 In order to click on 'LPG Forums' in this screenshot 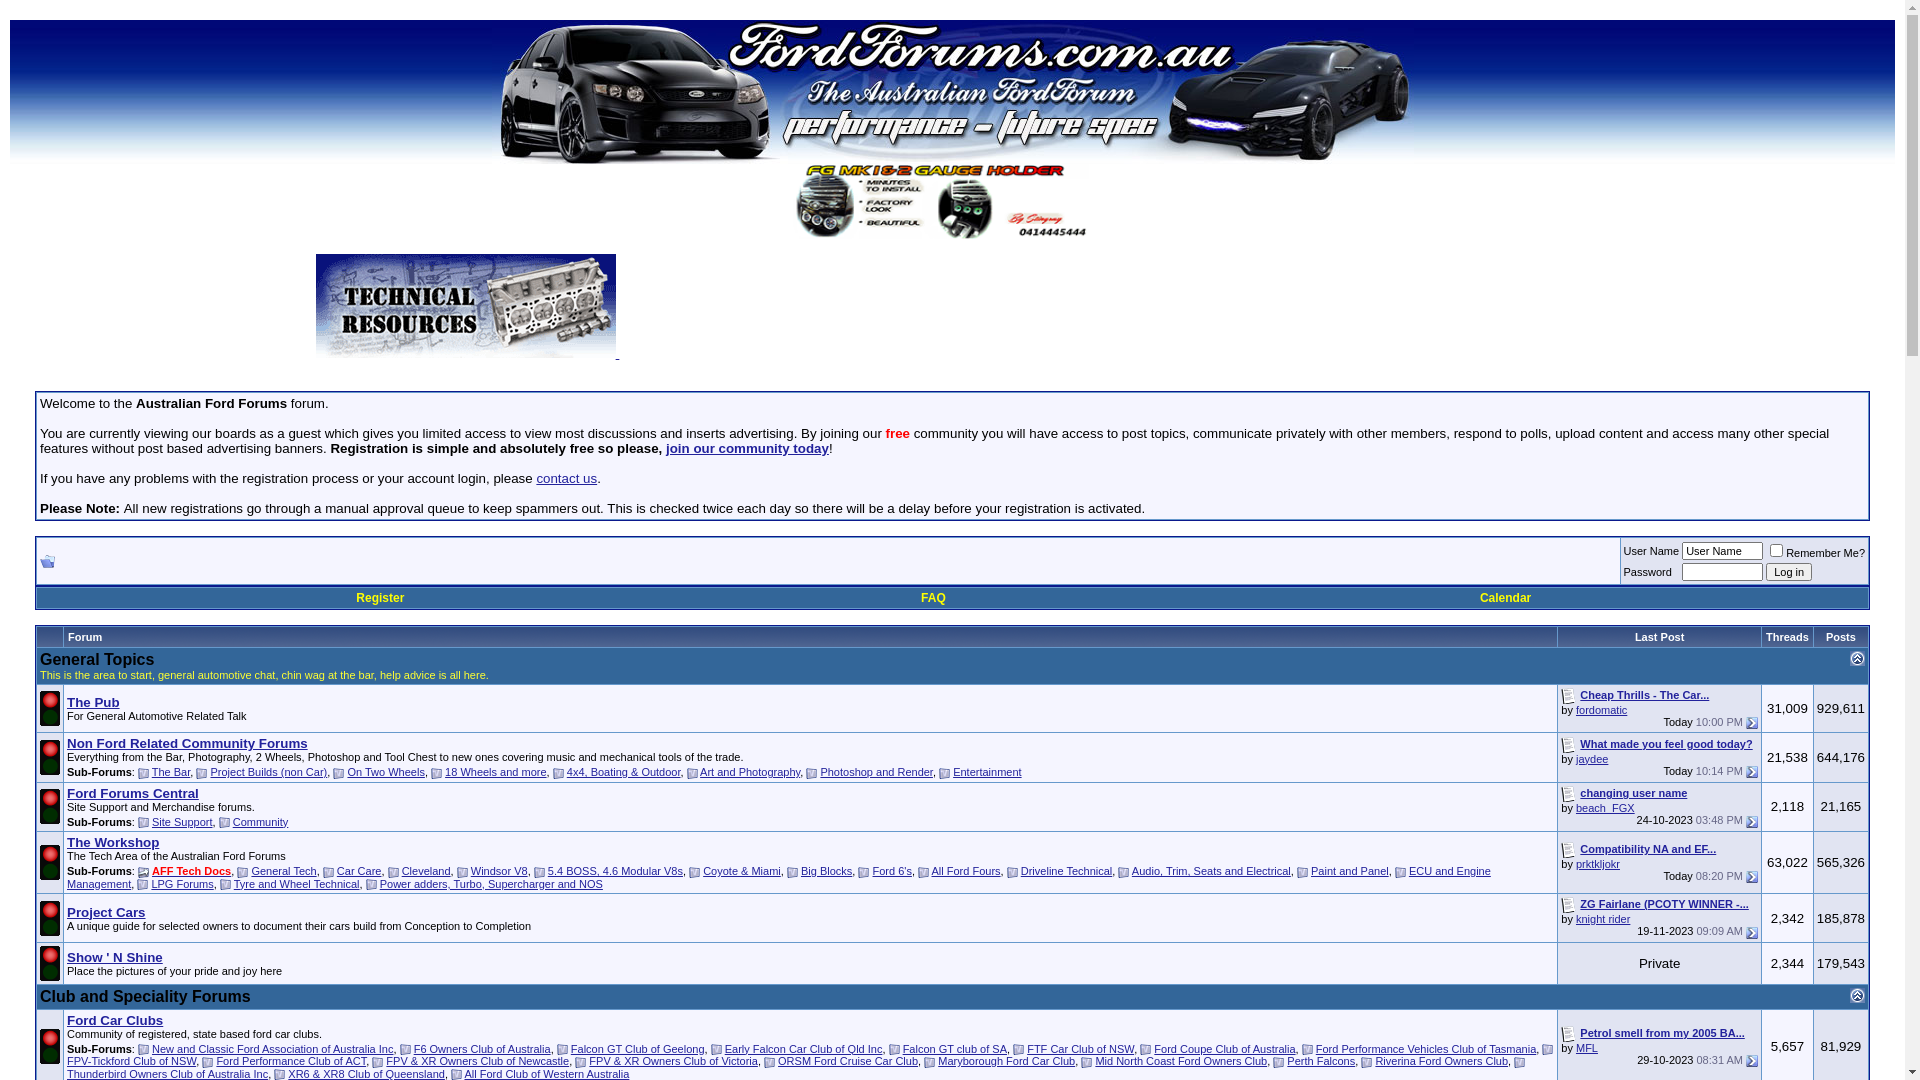, I will do `click(182, 882)`.